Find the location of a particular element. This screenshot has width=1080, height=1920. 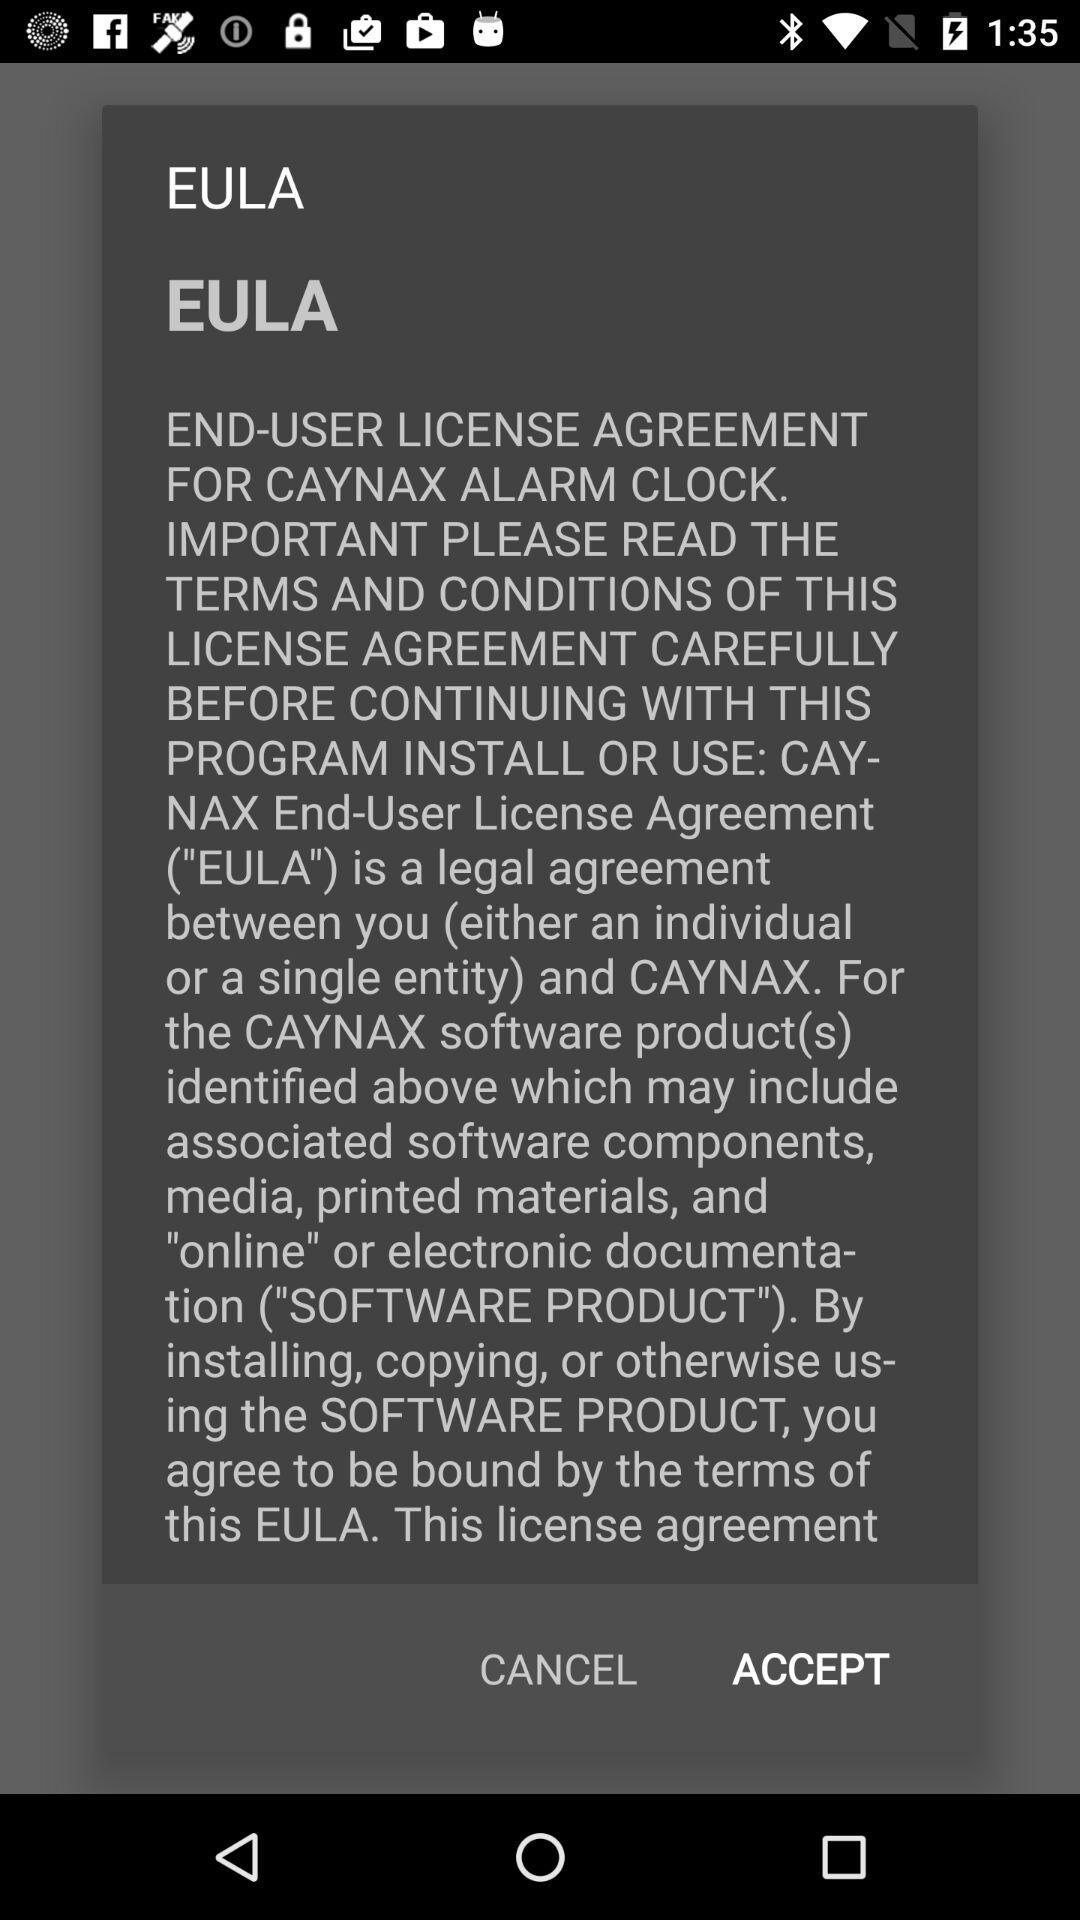

icon below eula end user icon is located at coordinates (558, 1668).